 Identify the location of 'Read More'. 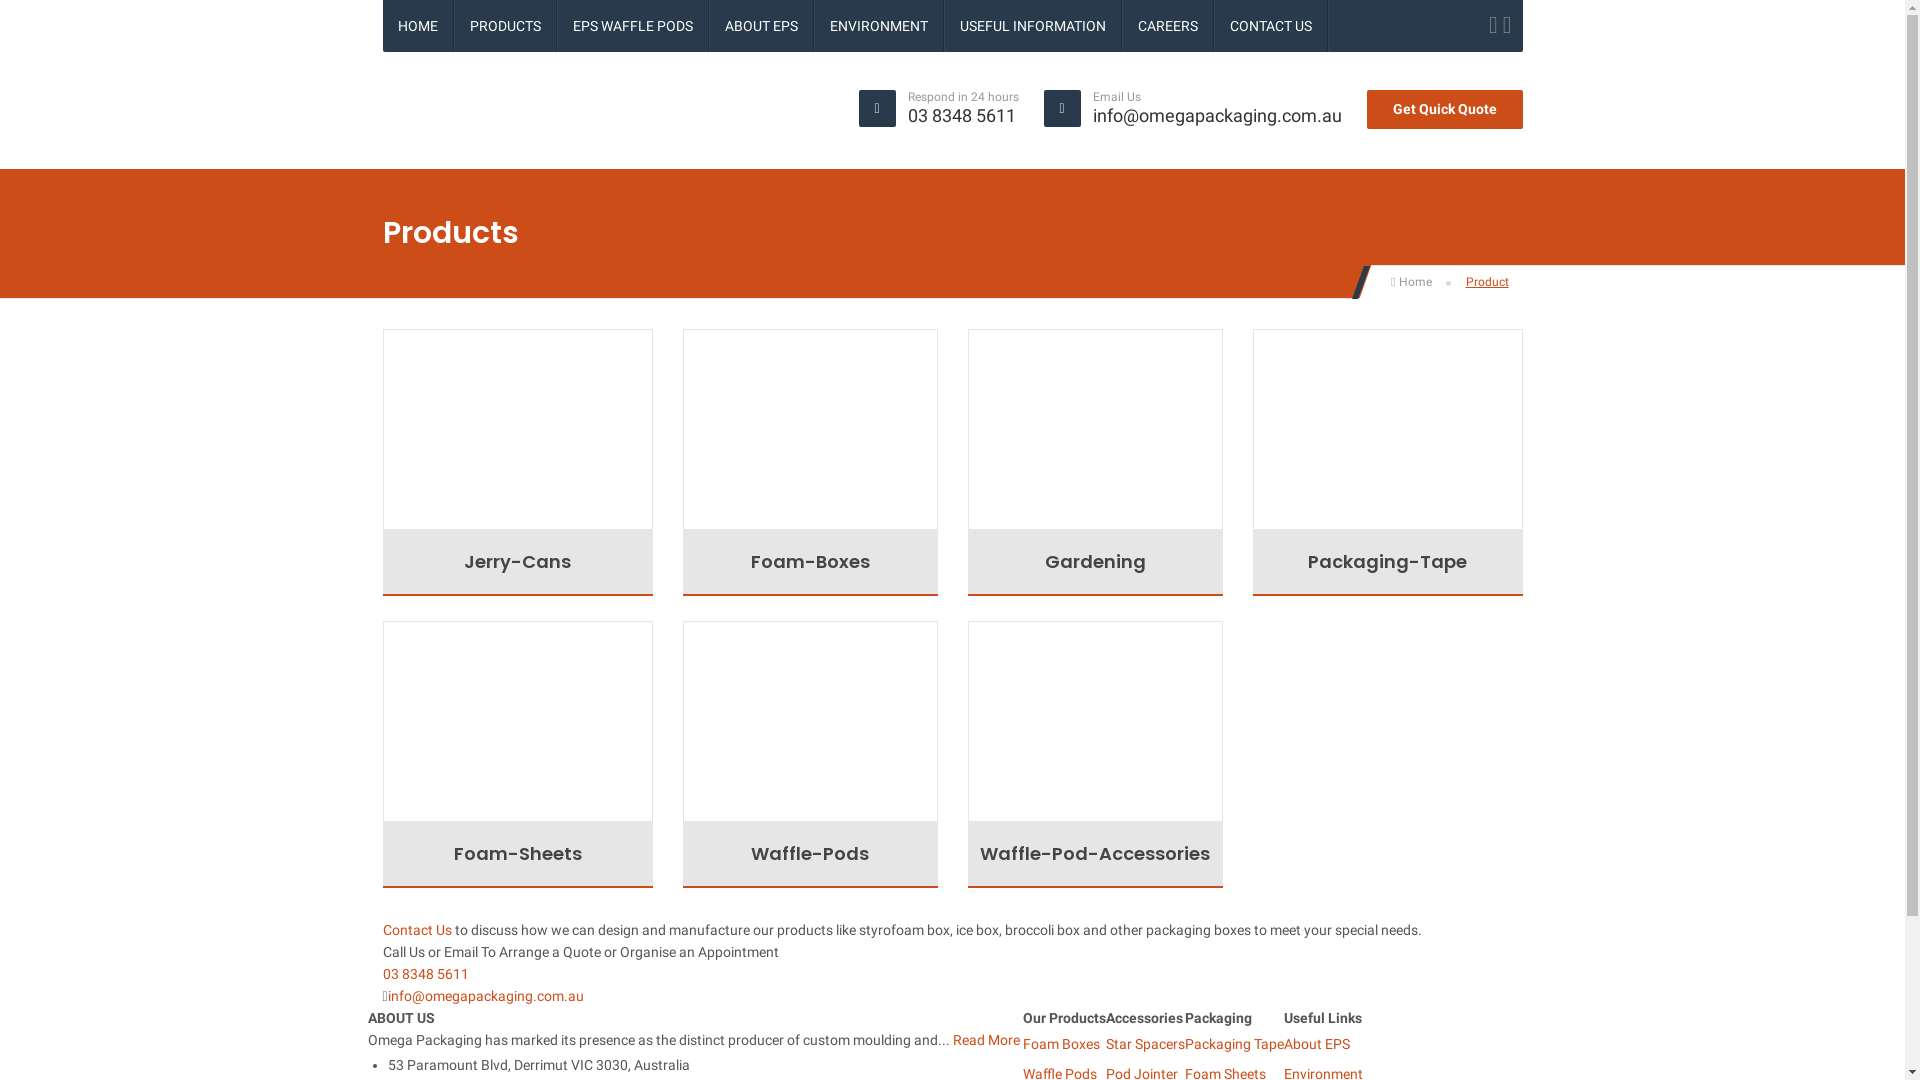
(985, 1039).